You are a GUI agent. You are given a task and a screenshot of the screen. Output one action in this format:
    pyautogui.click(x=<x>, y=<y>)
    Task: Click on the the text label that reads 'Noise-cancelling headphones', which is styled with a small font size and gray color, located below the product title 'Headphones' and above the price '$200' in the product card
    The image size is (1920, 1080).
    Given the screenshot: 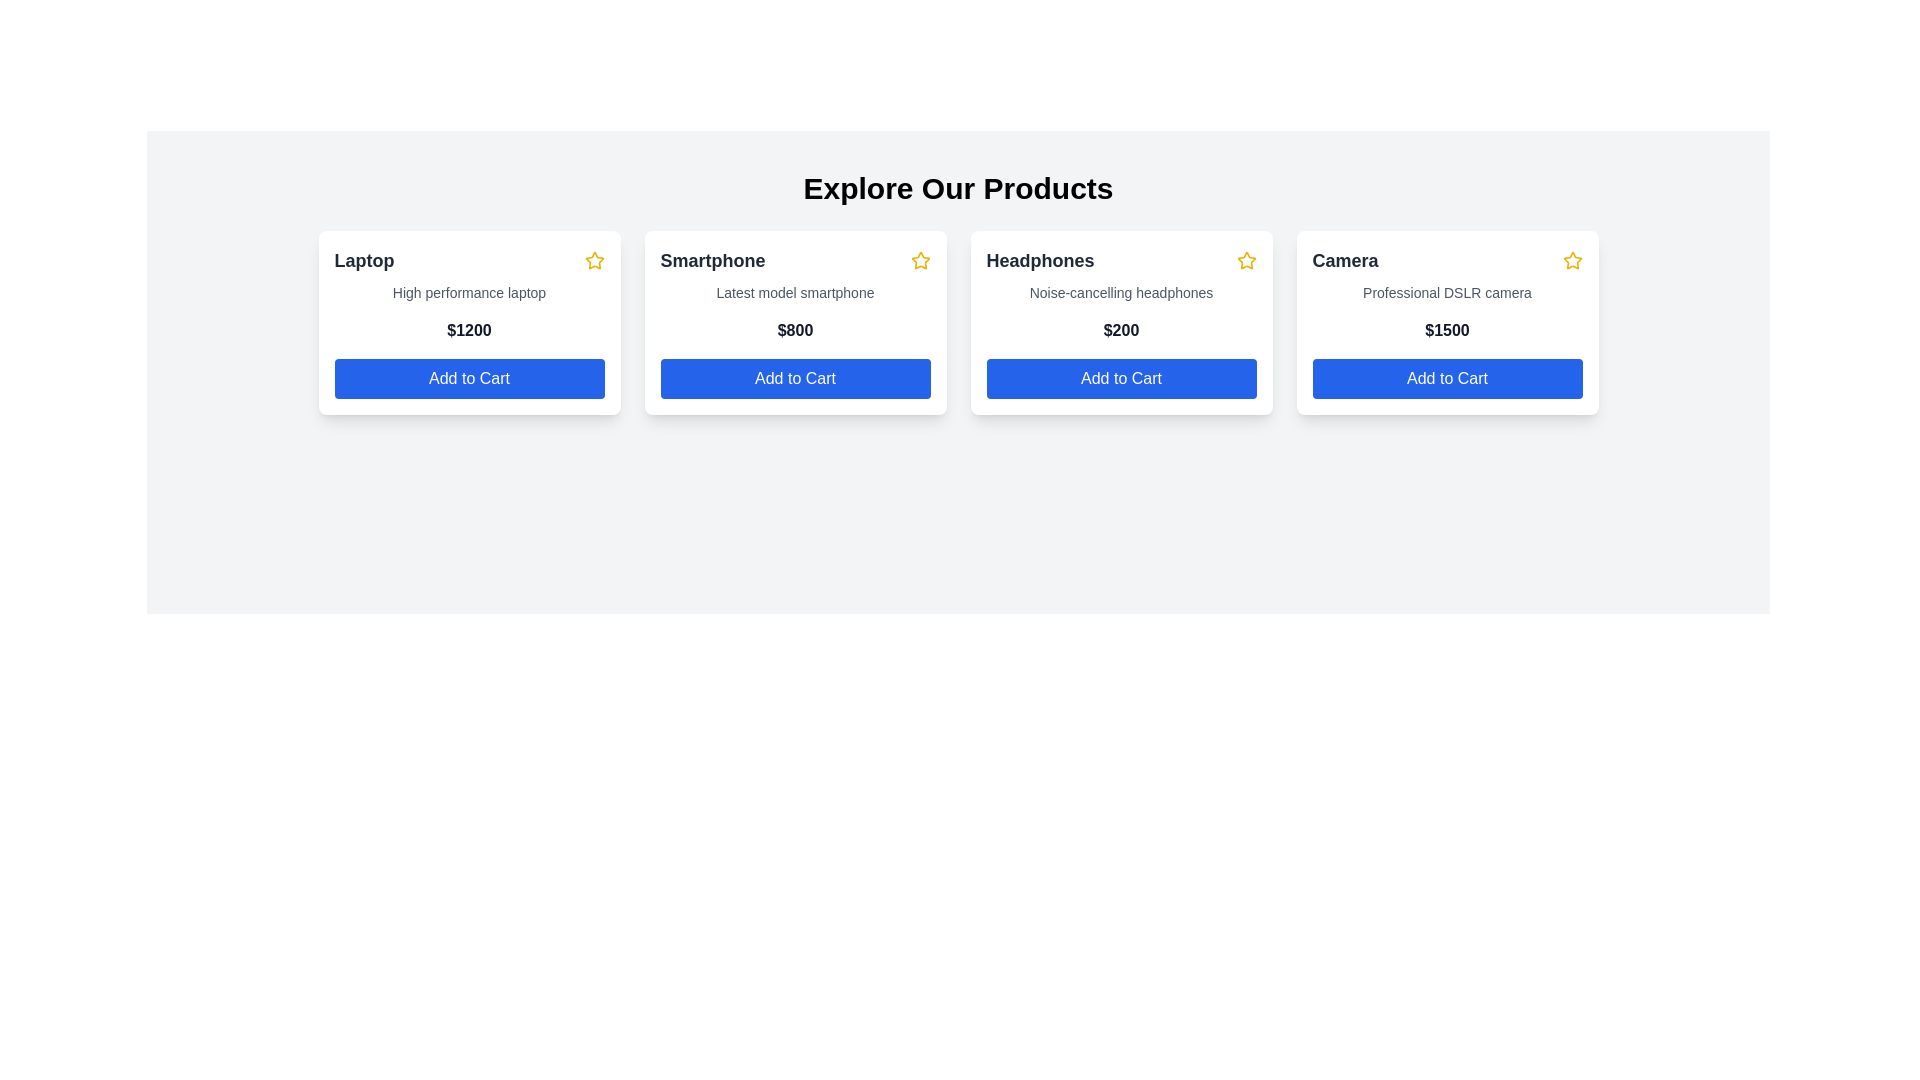 What is the action you would take?
    pyautogui.click(x=1121, y=293)
    